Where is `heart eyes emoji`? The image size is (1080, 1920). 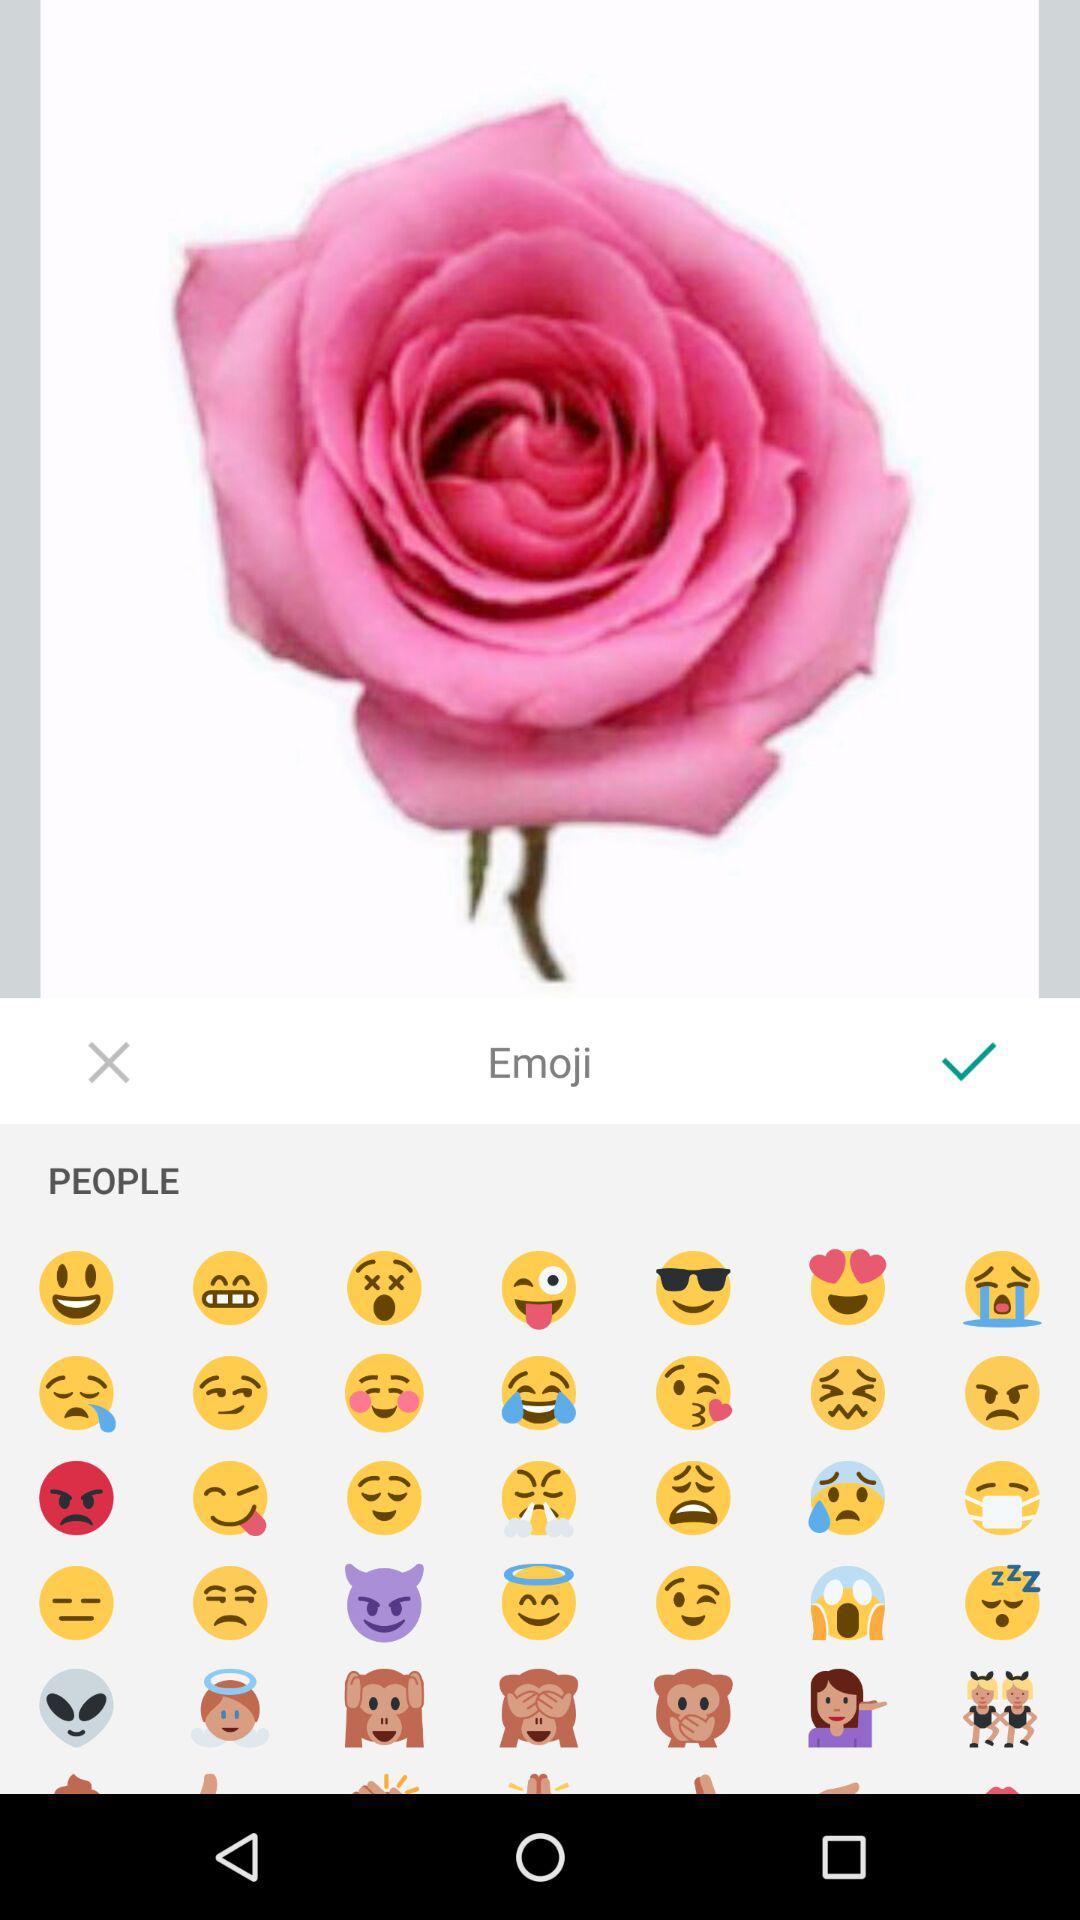
heart eyes emoji is located at coordinates (848, 1288).